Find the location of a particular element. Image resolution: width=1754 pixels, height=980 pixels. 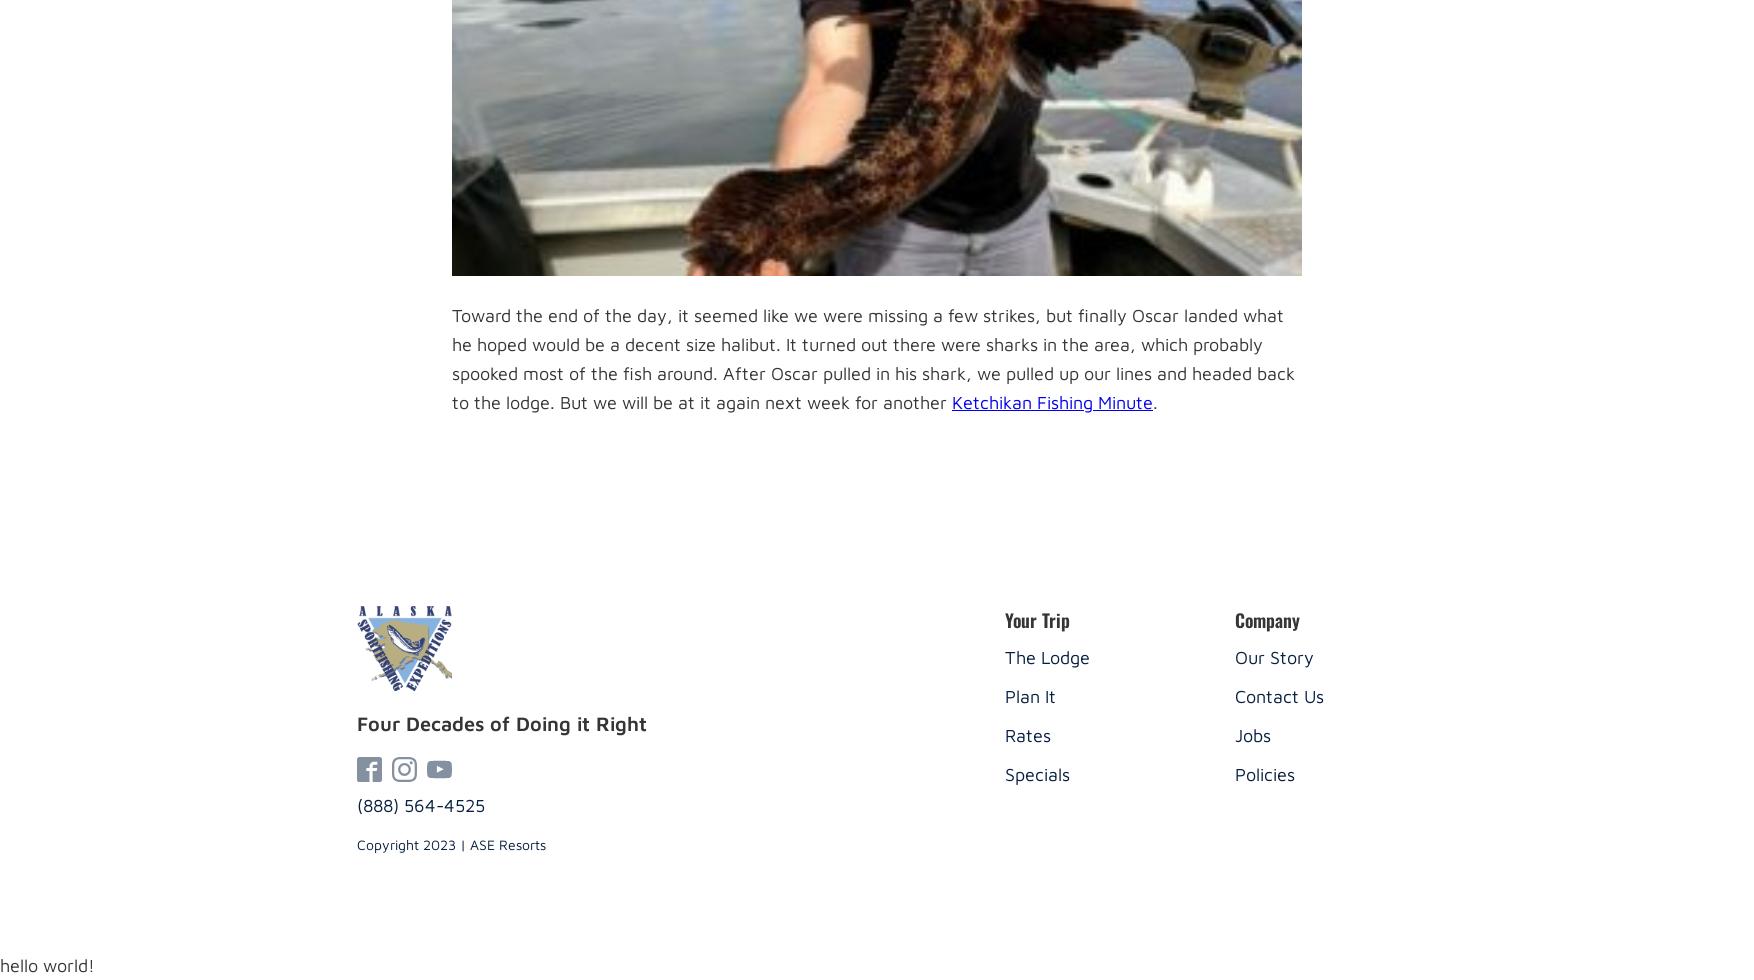

'Your Trip' is located at coordinates (1004, 618).